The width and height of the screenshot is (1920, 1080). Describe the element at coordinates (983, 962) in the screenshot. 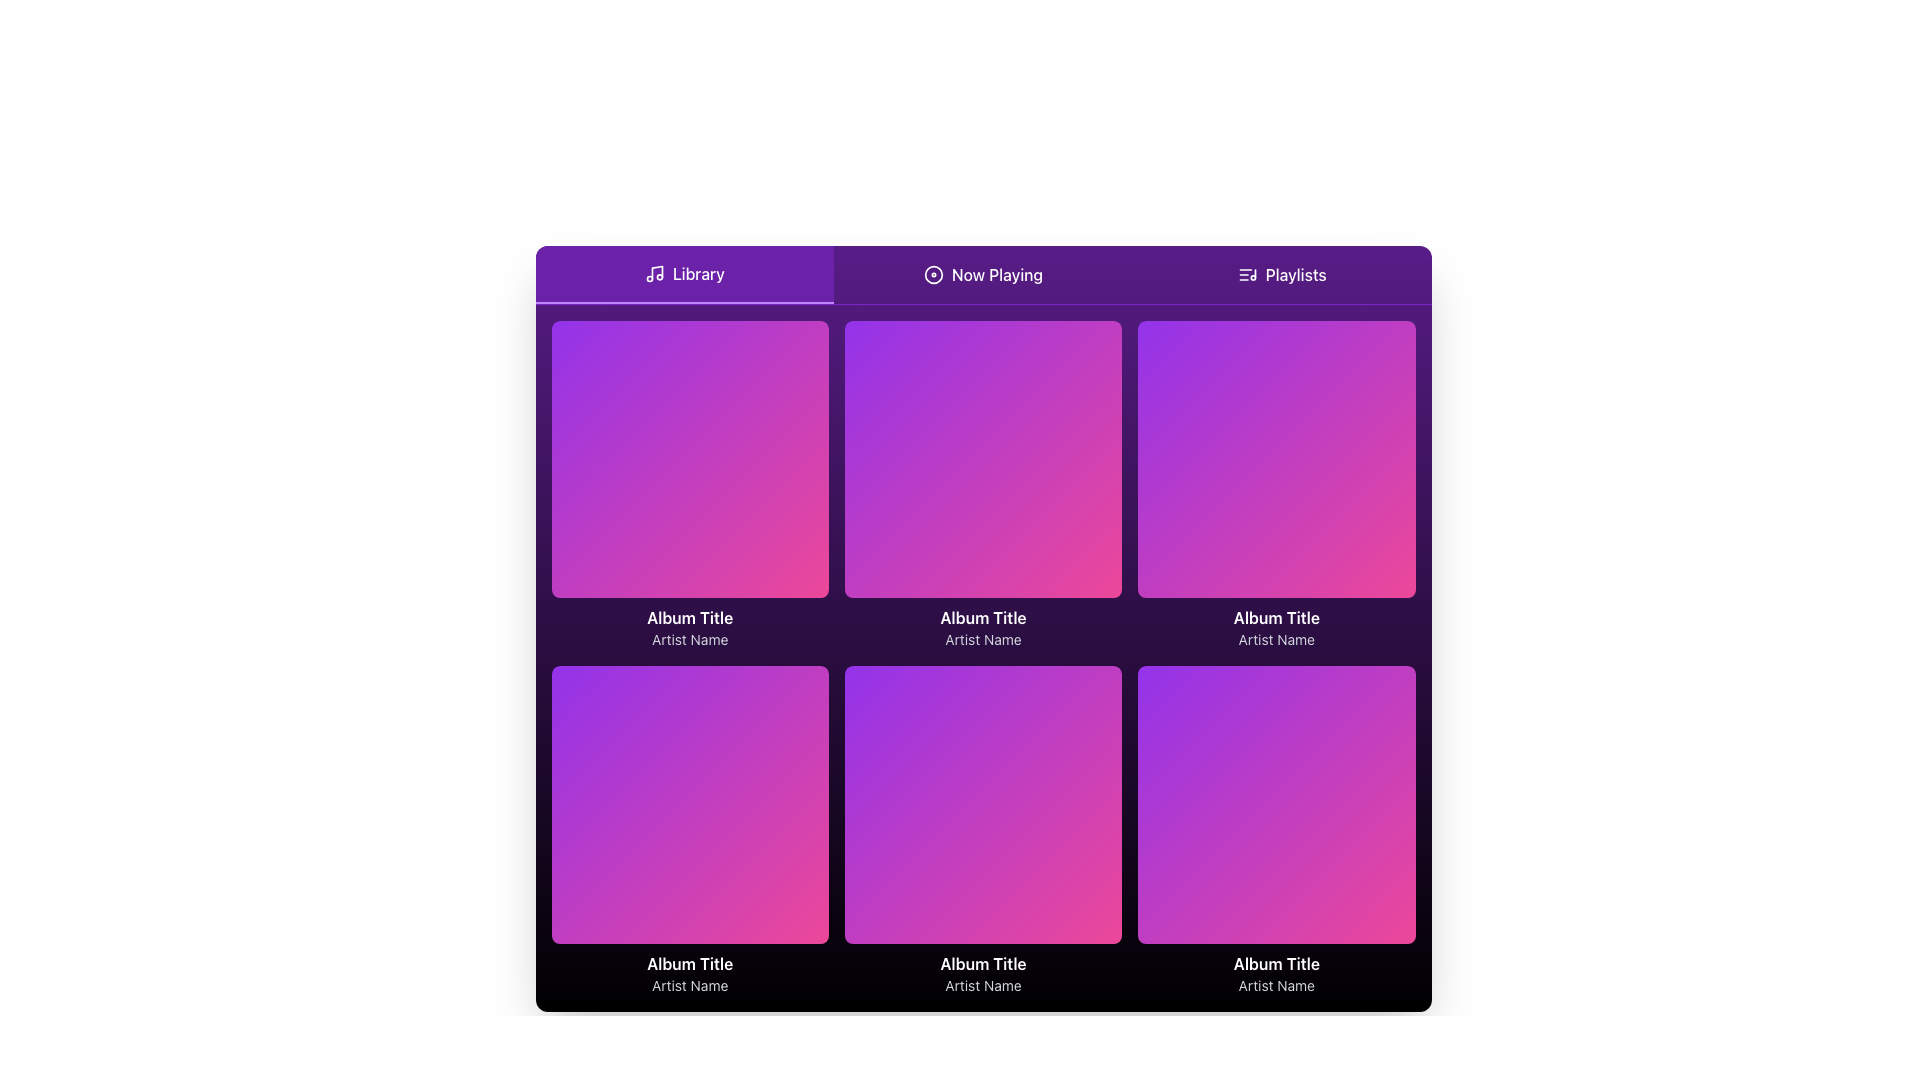

I see `title of the album located in the center column of the bottom row in a 3x2 grid layout` at that location.